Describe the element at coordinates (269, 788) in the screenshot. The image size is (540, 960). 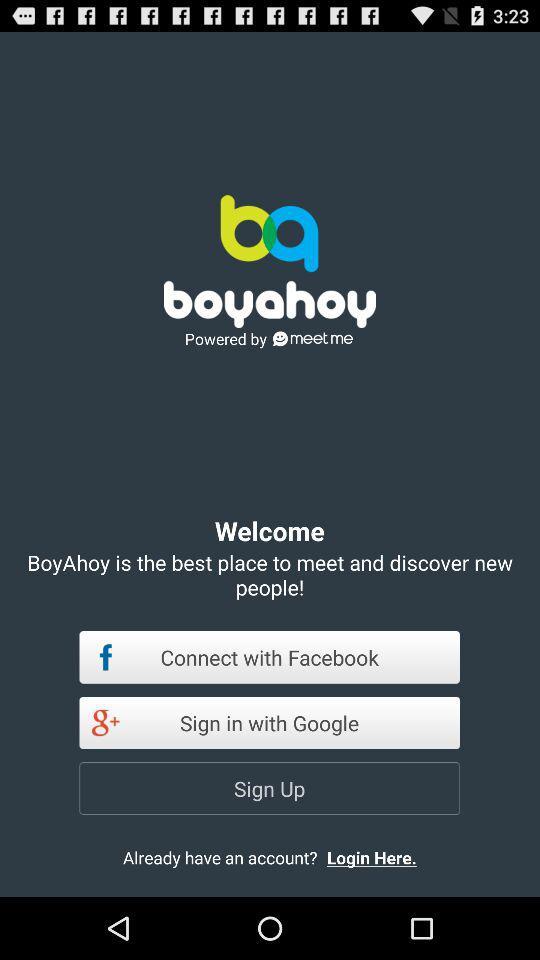
I see `app below sign in with icon` at that location.